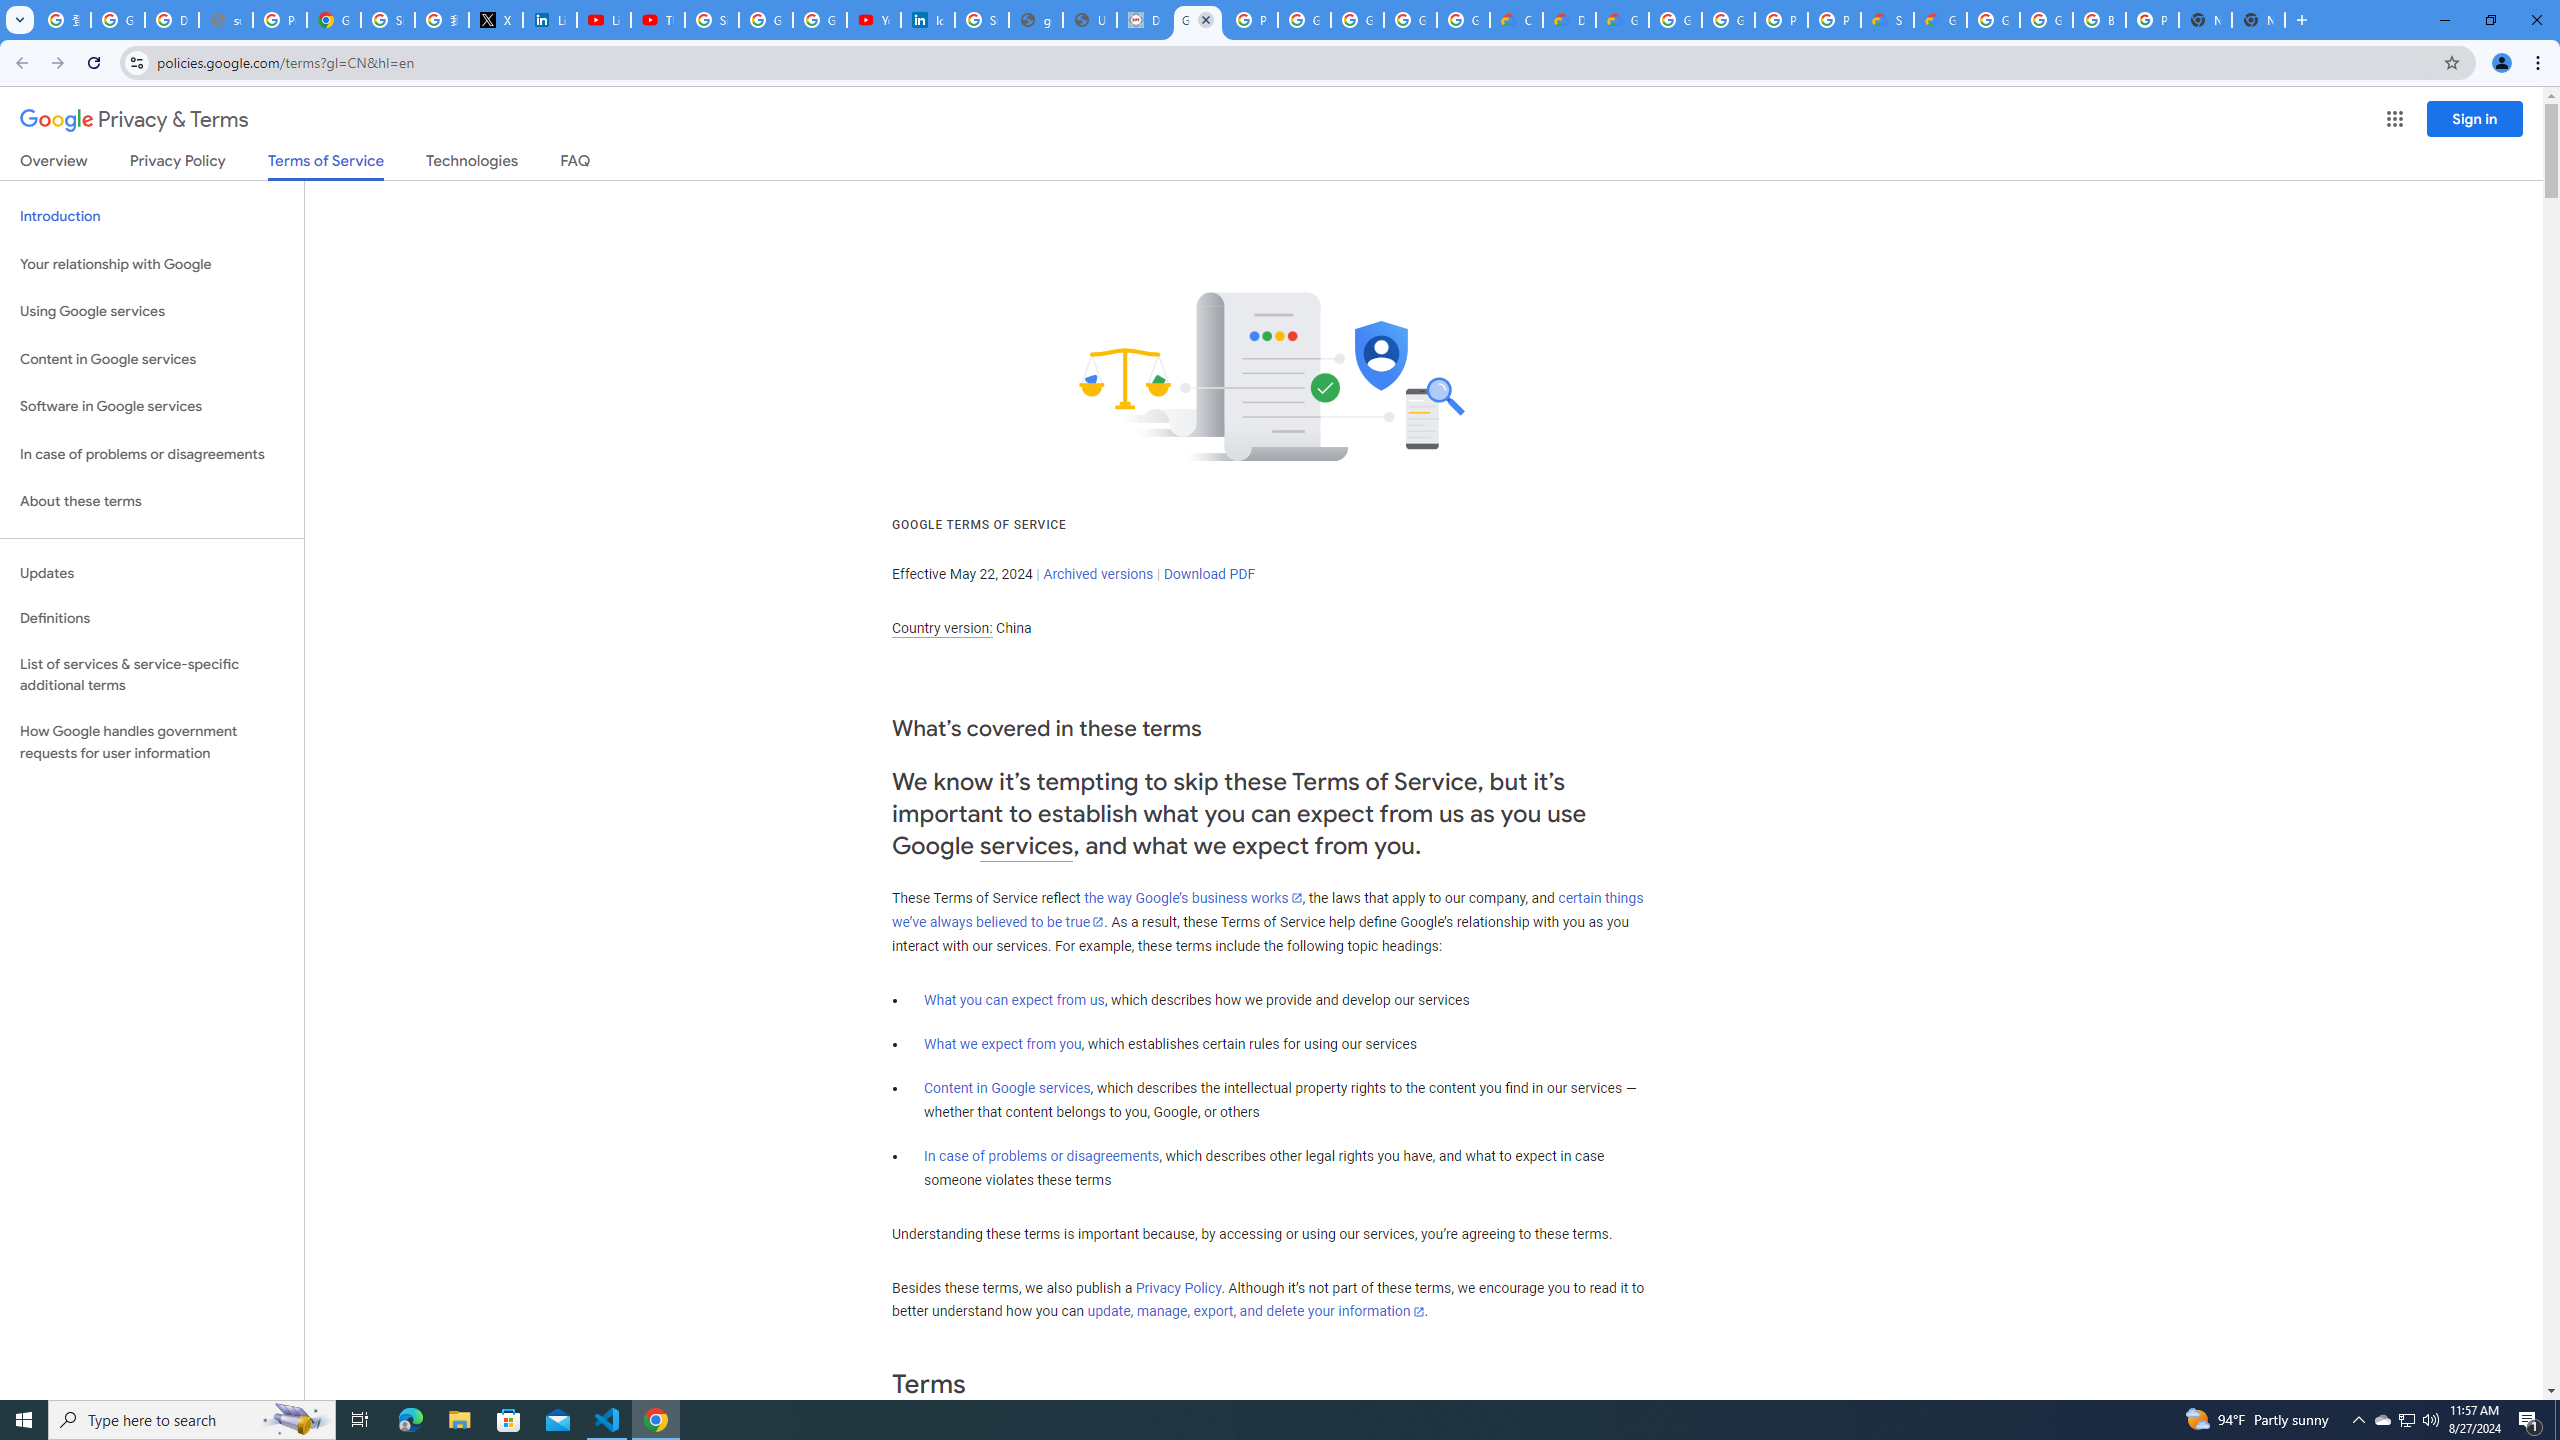  I want to click on 'Google Cloud Platform', so click(1728, 19).